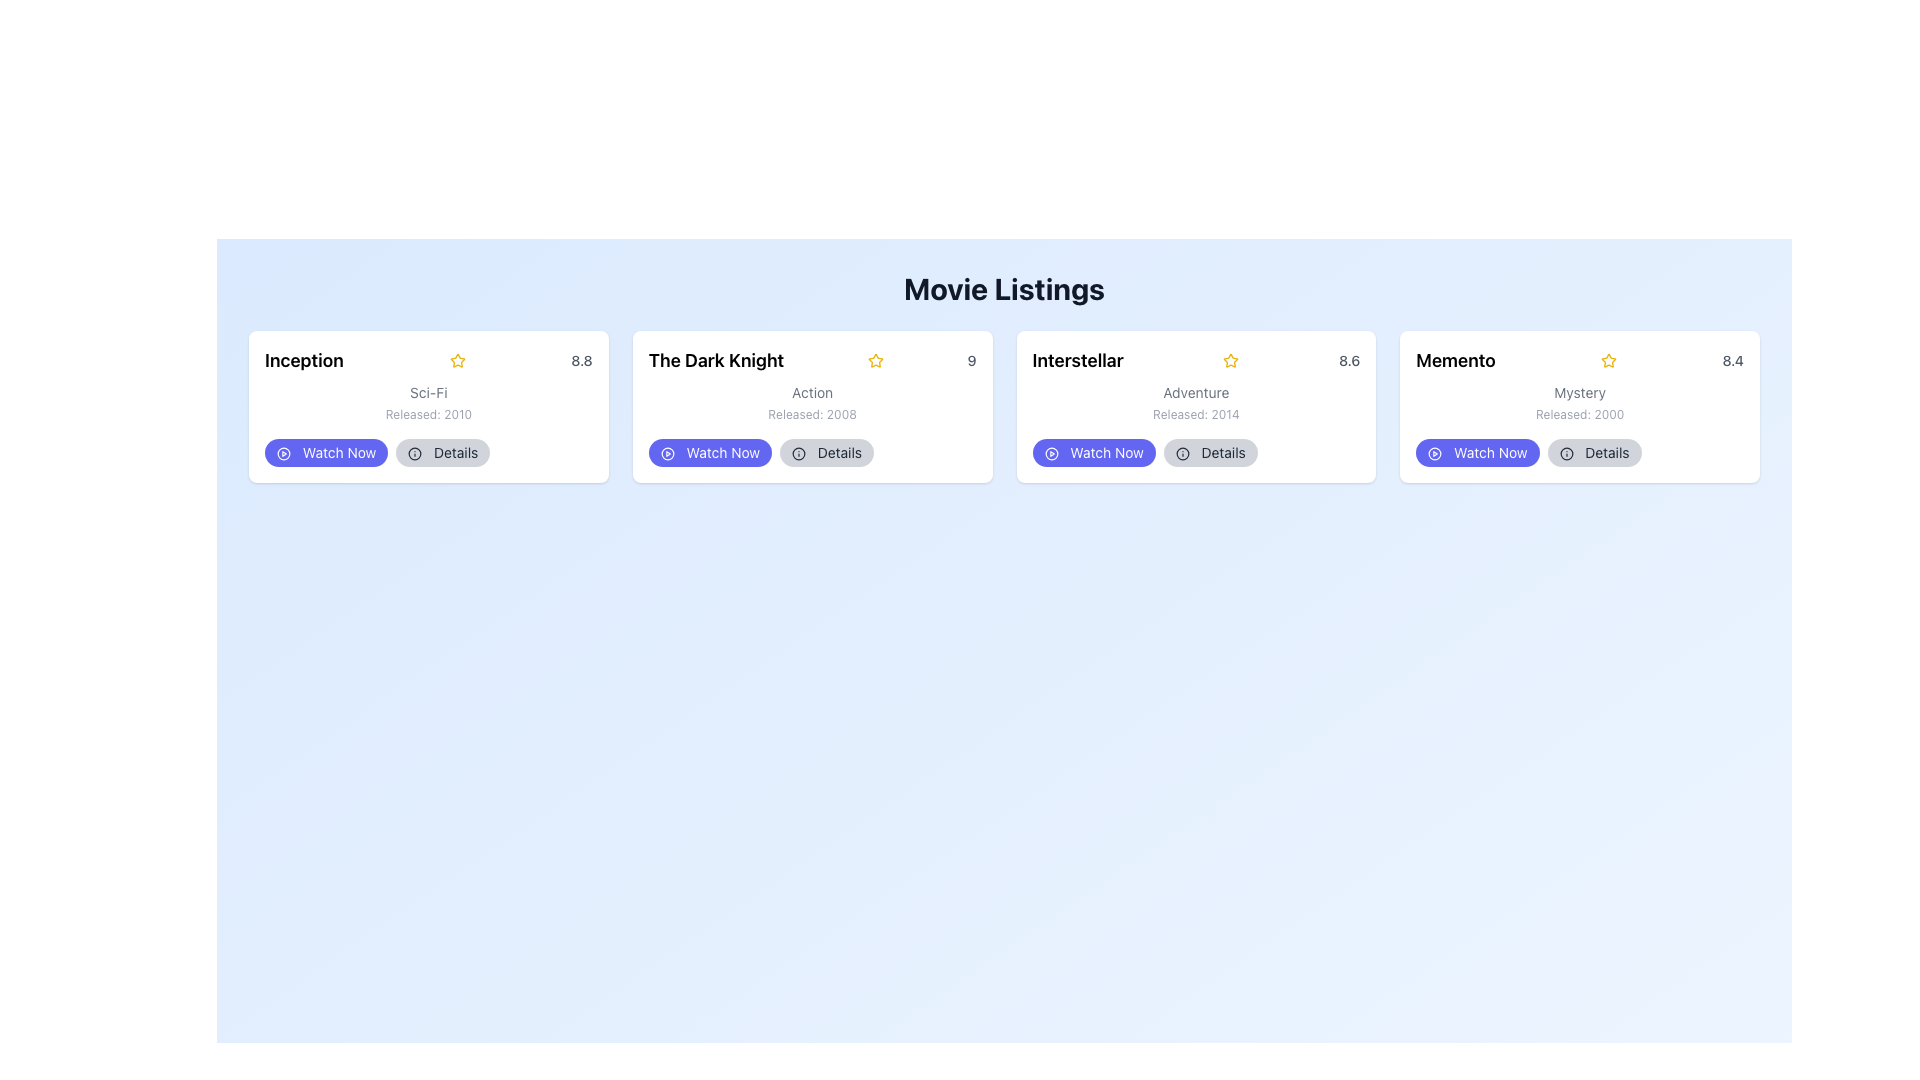 The width and height of the screenshot is (1920, 1080). Describe the element at coordinates (667, 454) in the screenshot. I see `the circular 'play' icon located on the left-hand side of the 'Watch Now' button for 'The Dark Knight' to interact with its functionality` at that location.